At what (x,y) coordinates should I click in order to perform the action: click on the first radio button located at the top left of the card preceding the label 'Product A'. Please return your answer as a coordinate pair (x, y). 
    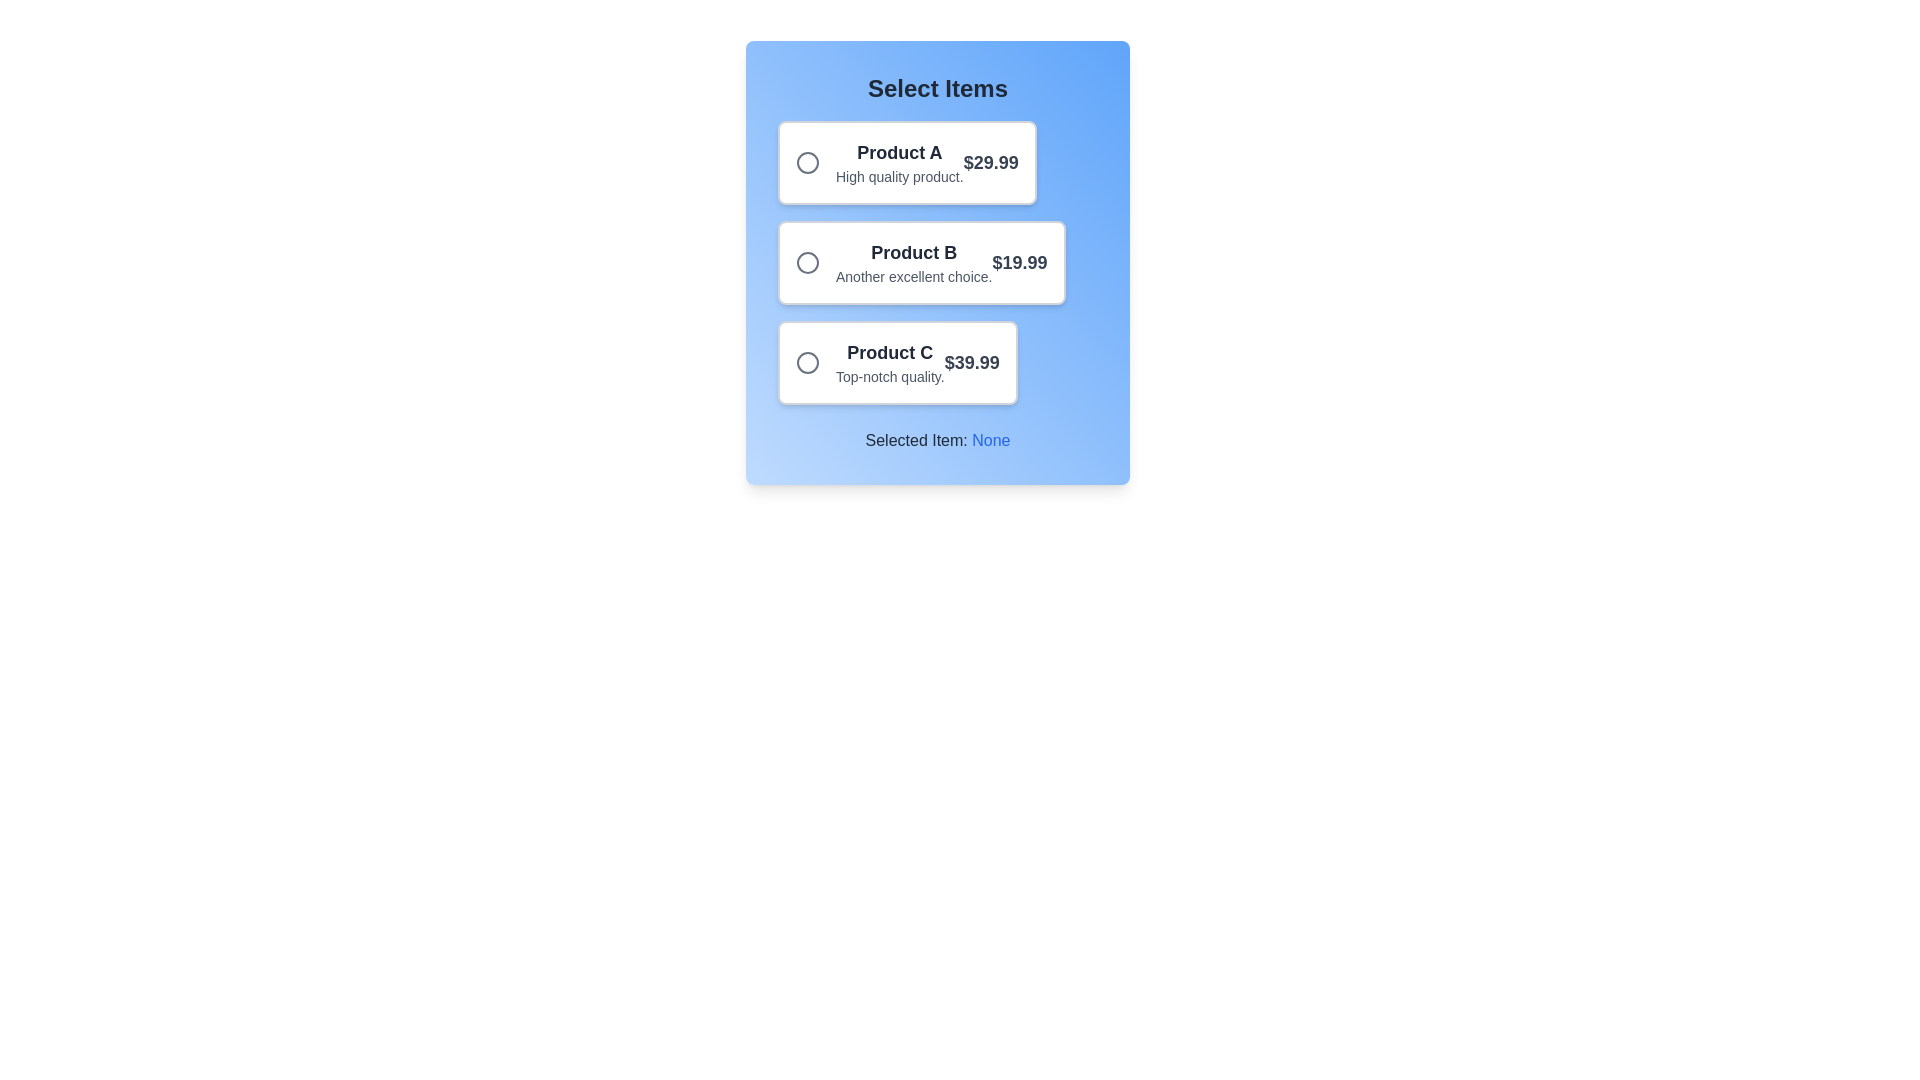
    Looking at the image, I should click on (816, 161).